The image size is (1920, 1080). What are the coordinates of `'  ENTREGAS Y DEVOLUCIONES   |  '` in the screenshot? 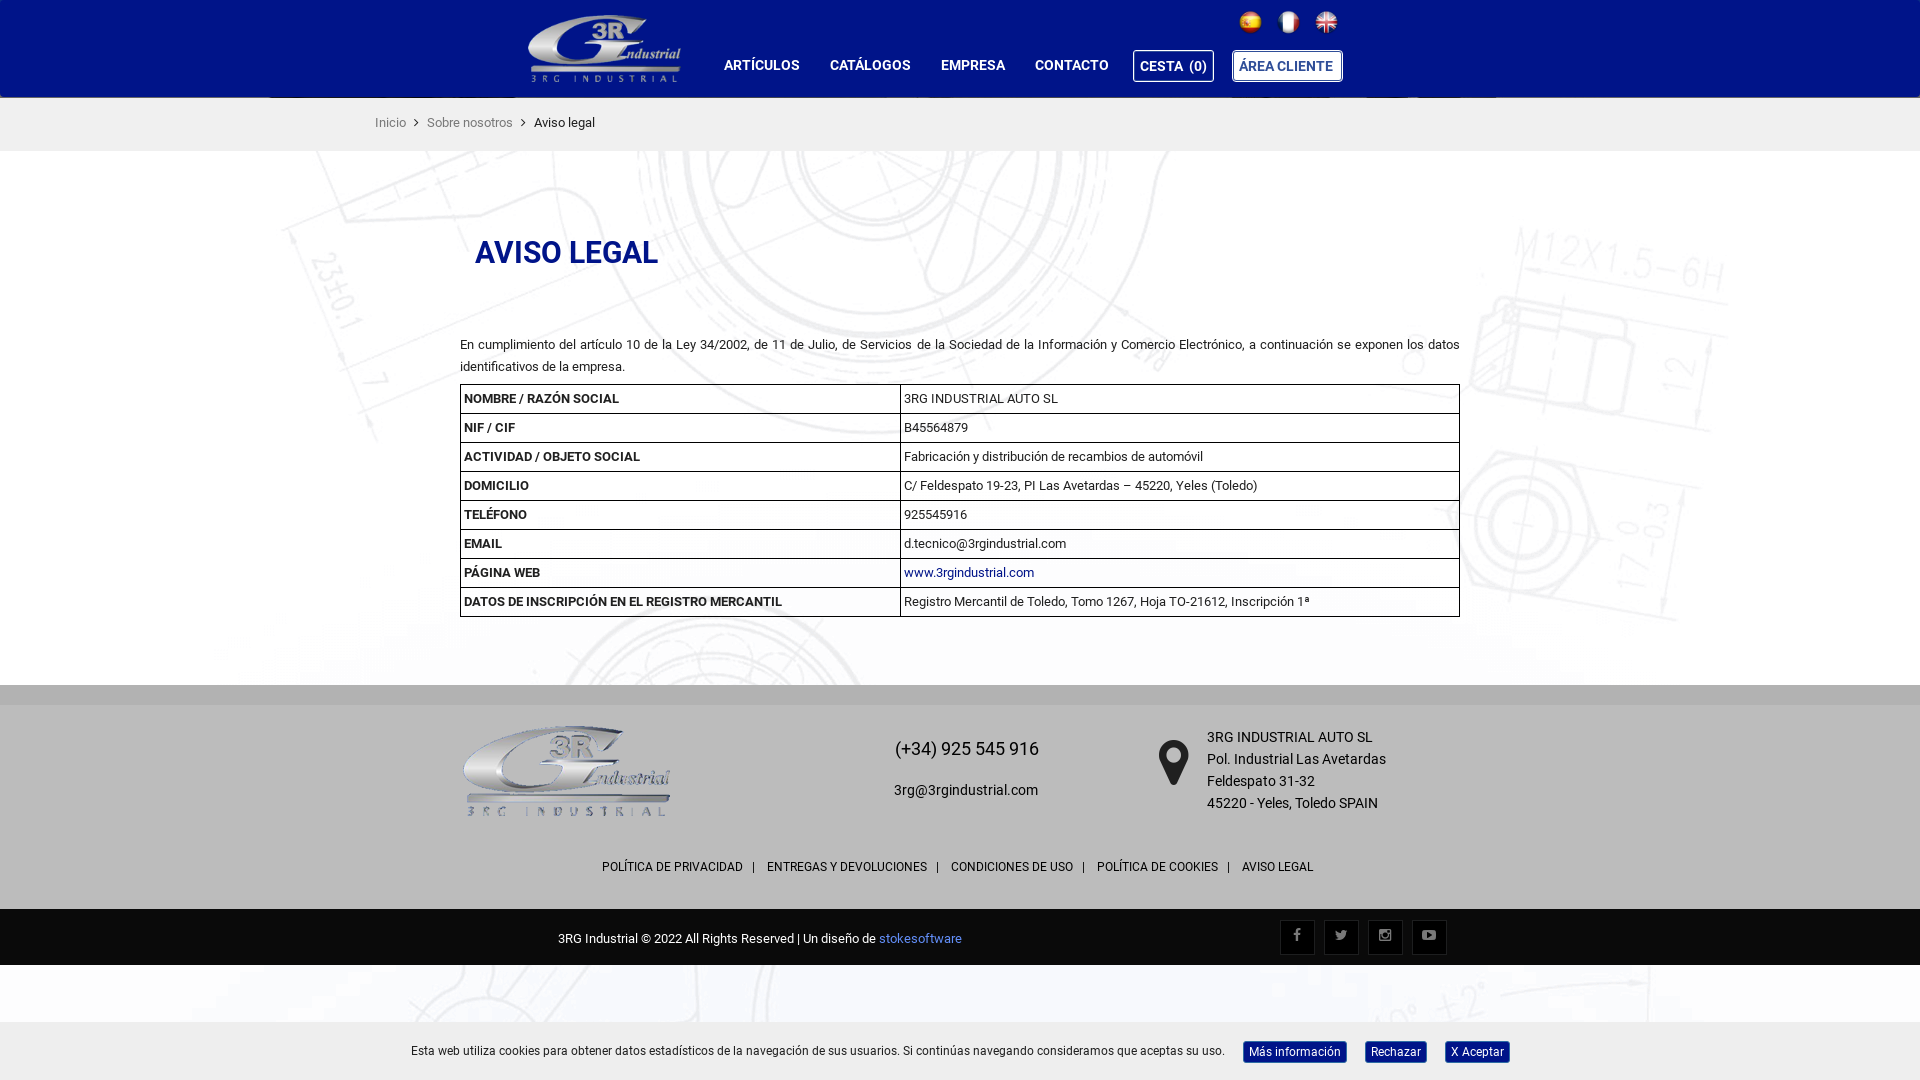 It's located at (851, 866).